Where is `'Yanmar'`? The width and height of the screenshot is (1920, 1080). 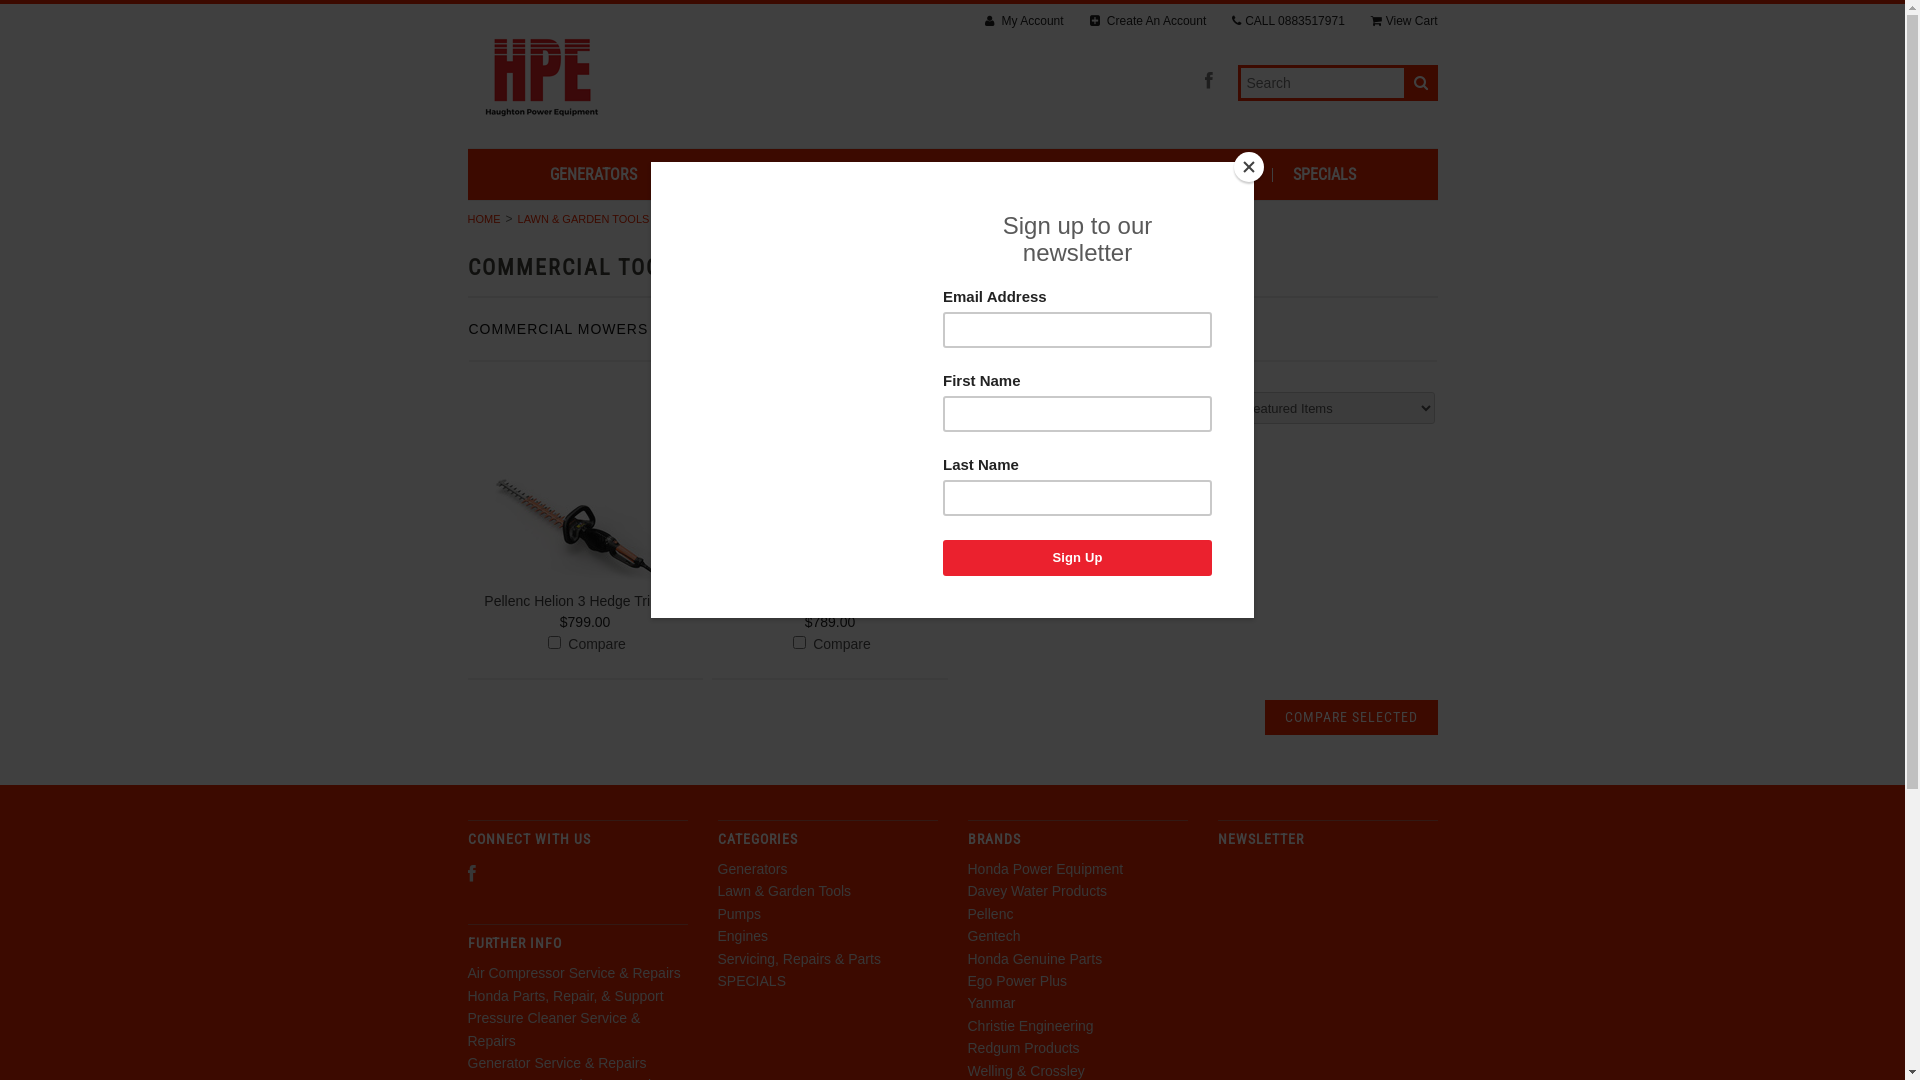 'Yanmar' is located at coordinates (968, 1002).